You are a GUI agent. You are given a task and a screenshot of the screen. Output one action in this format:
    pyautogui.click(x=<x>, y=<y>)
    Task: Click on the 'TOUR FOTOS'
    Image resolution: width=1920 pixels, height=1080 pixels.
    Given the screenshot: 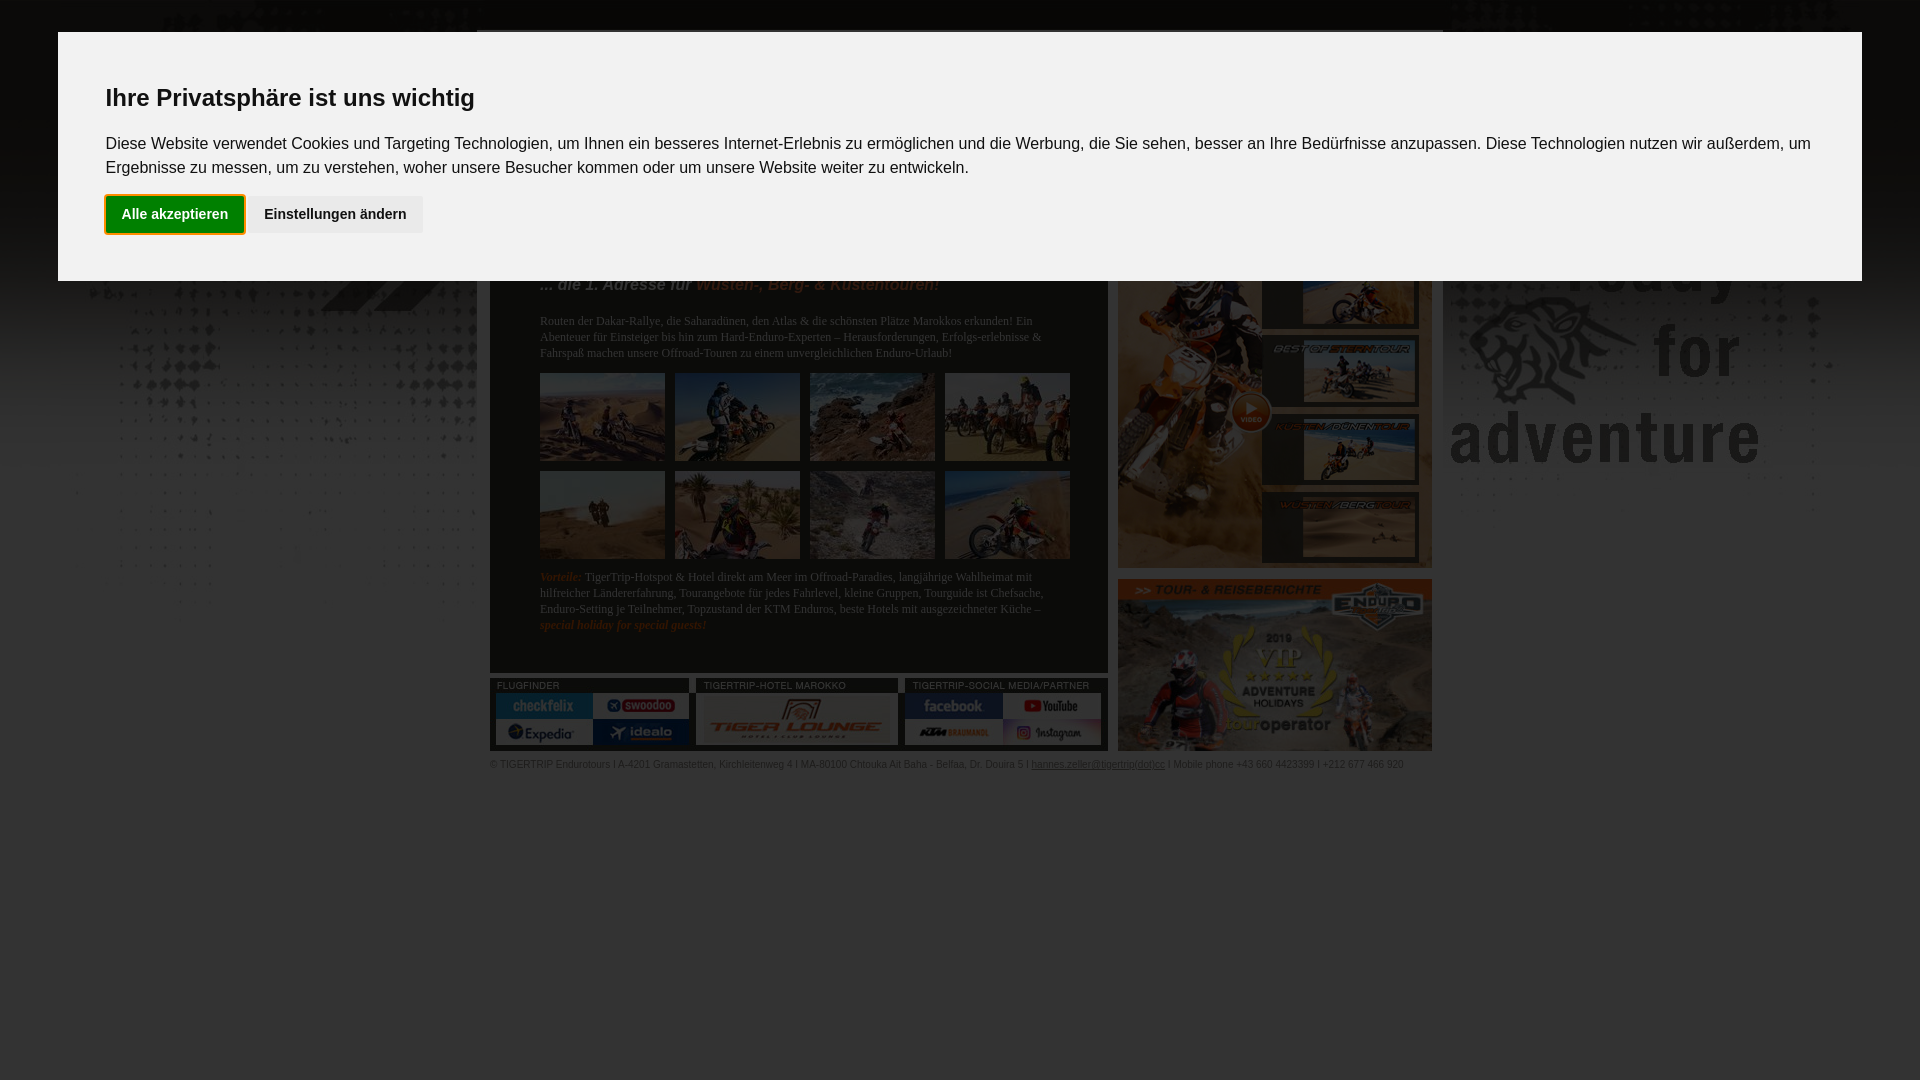 What is the action you would take?
    pyautogui.click(x=1191, y=203)
    